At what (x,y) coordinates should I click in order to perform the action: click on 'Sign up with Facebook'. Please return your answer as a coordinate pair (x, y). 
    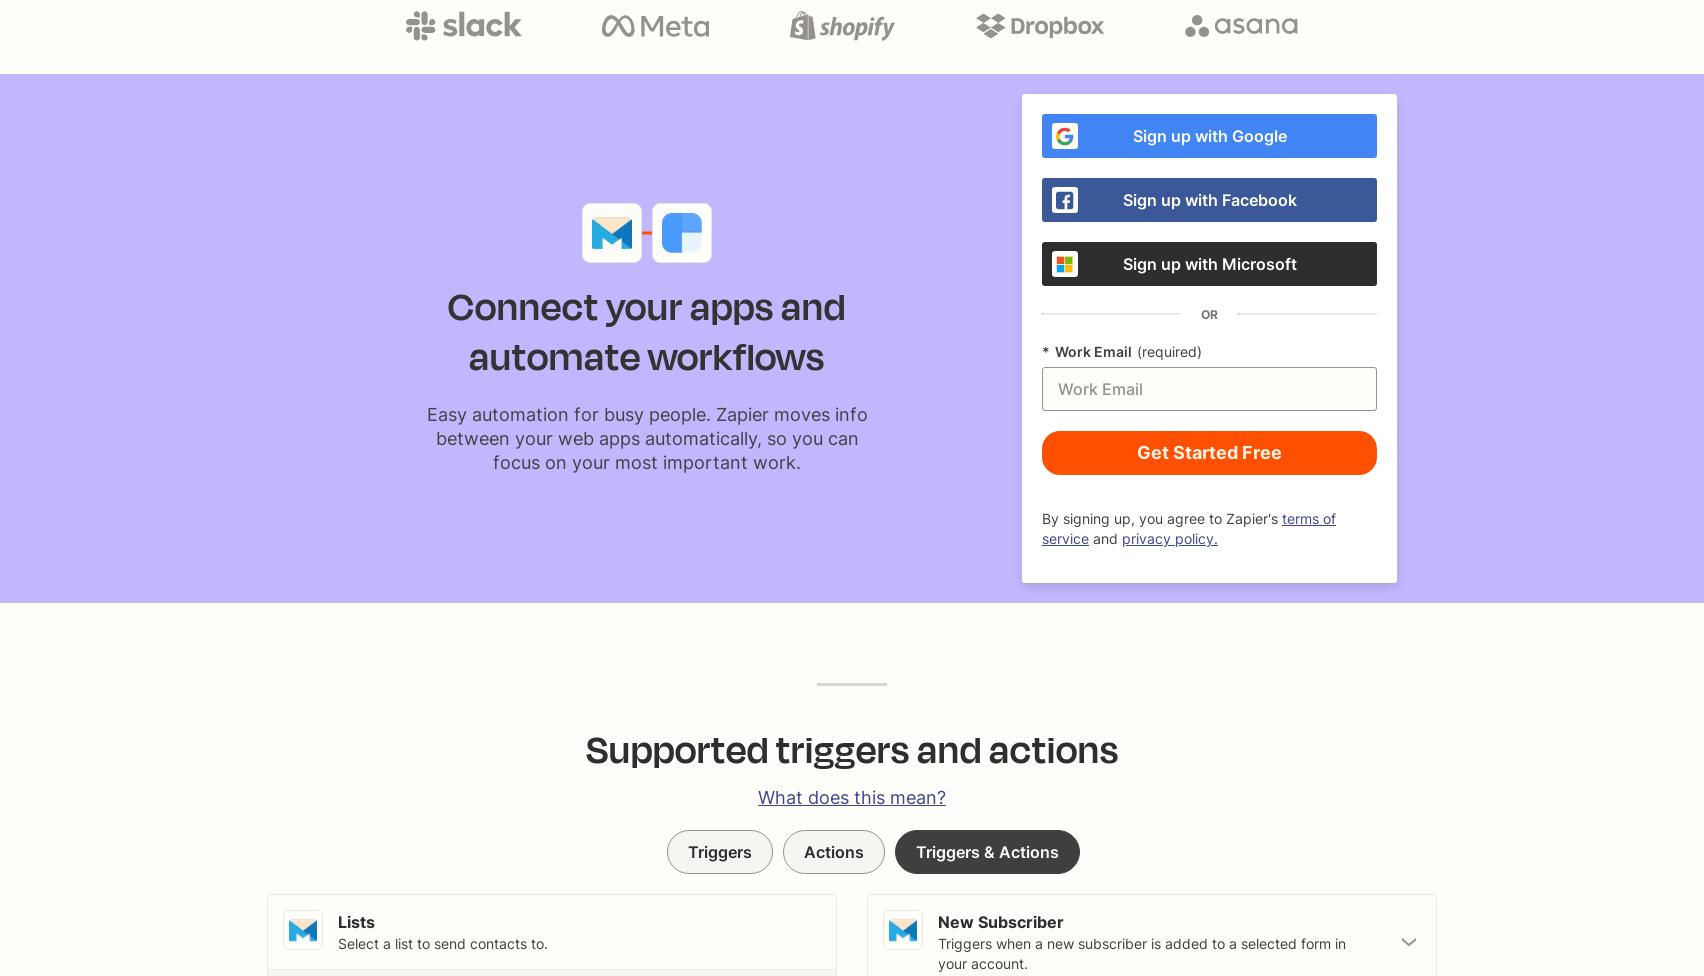
    Looking at the image, I should click on (1121, 198).